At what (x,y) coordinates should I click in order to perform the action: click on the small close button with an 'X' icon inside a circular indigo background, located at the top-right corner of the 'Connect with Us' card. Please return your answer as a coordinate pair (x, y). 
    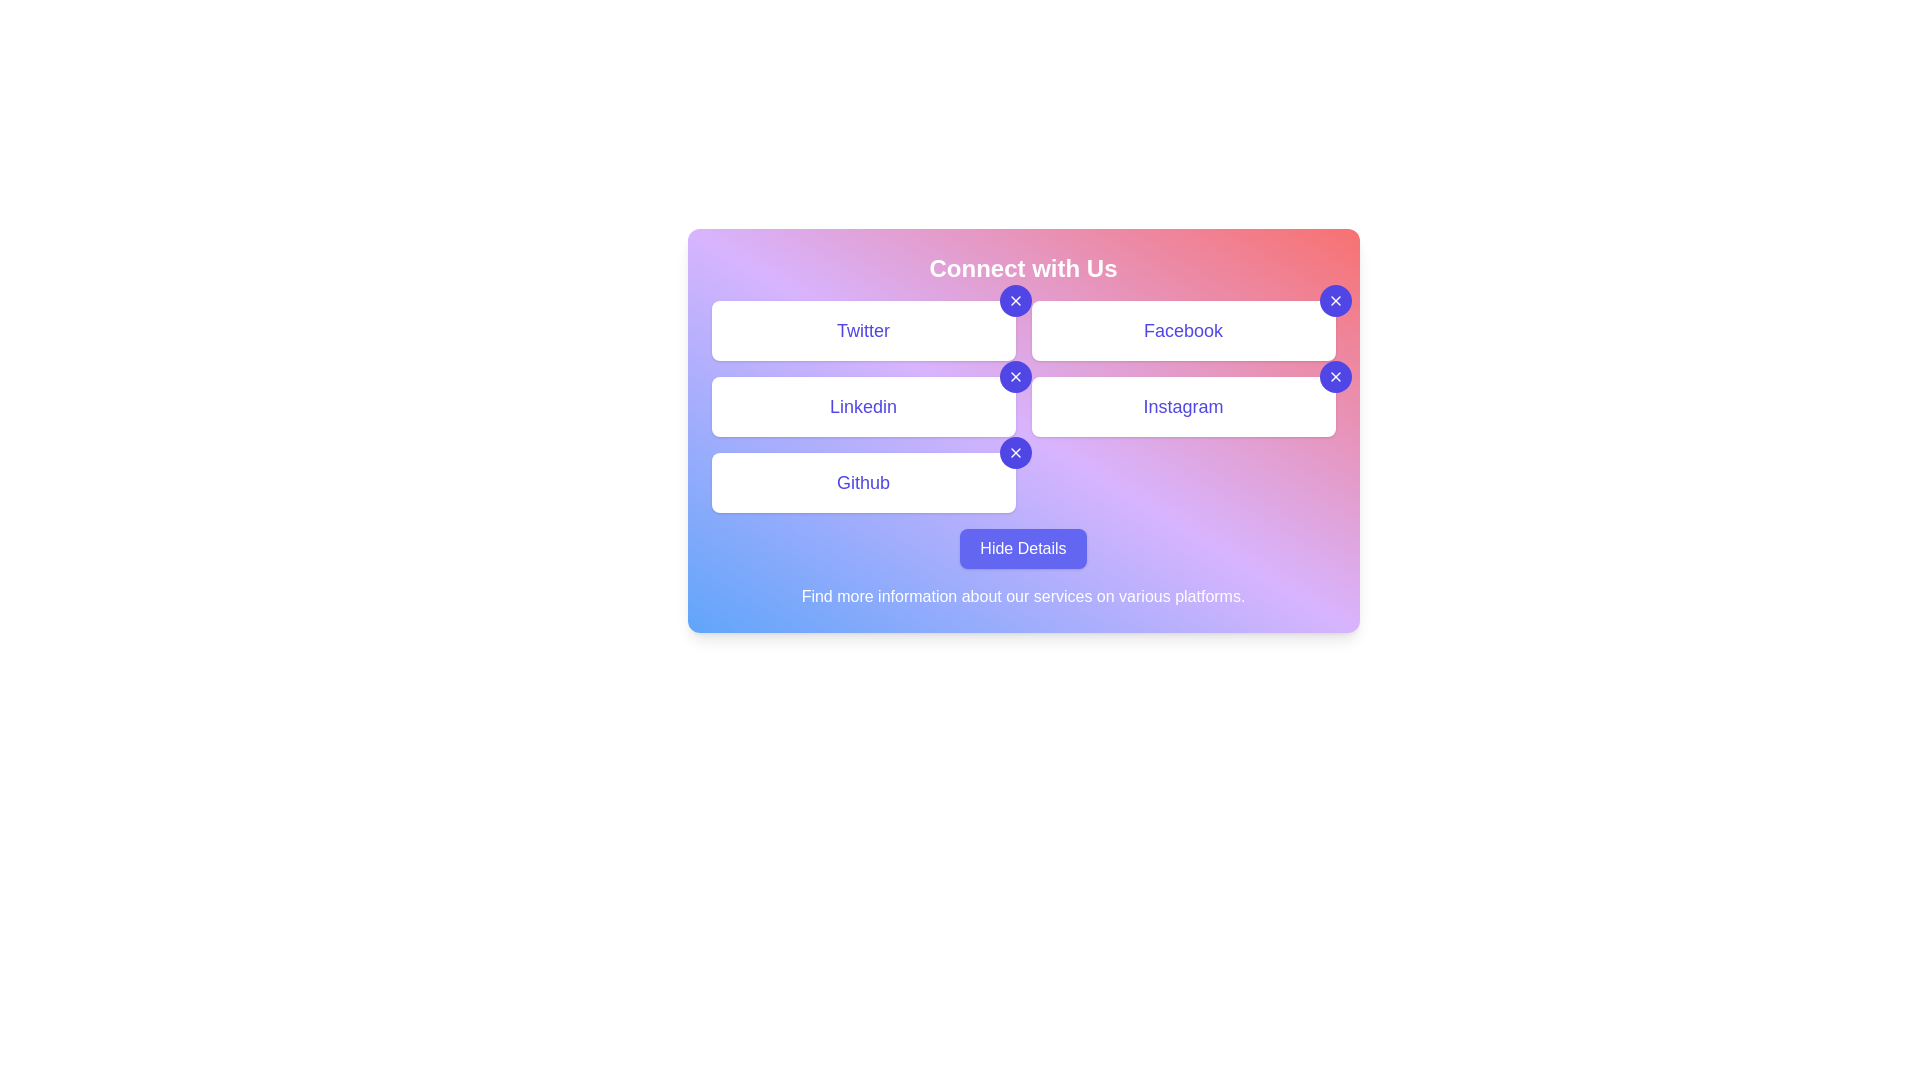
    Looking at the image, I should click on (1015, 300).